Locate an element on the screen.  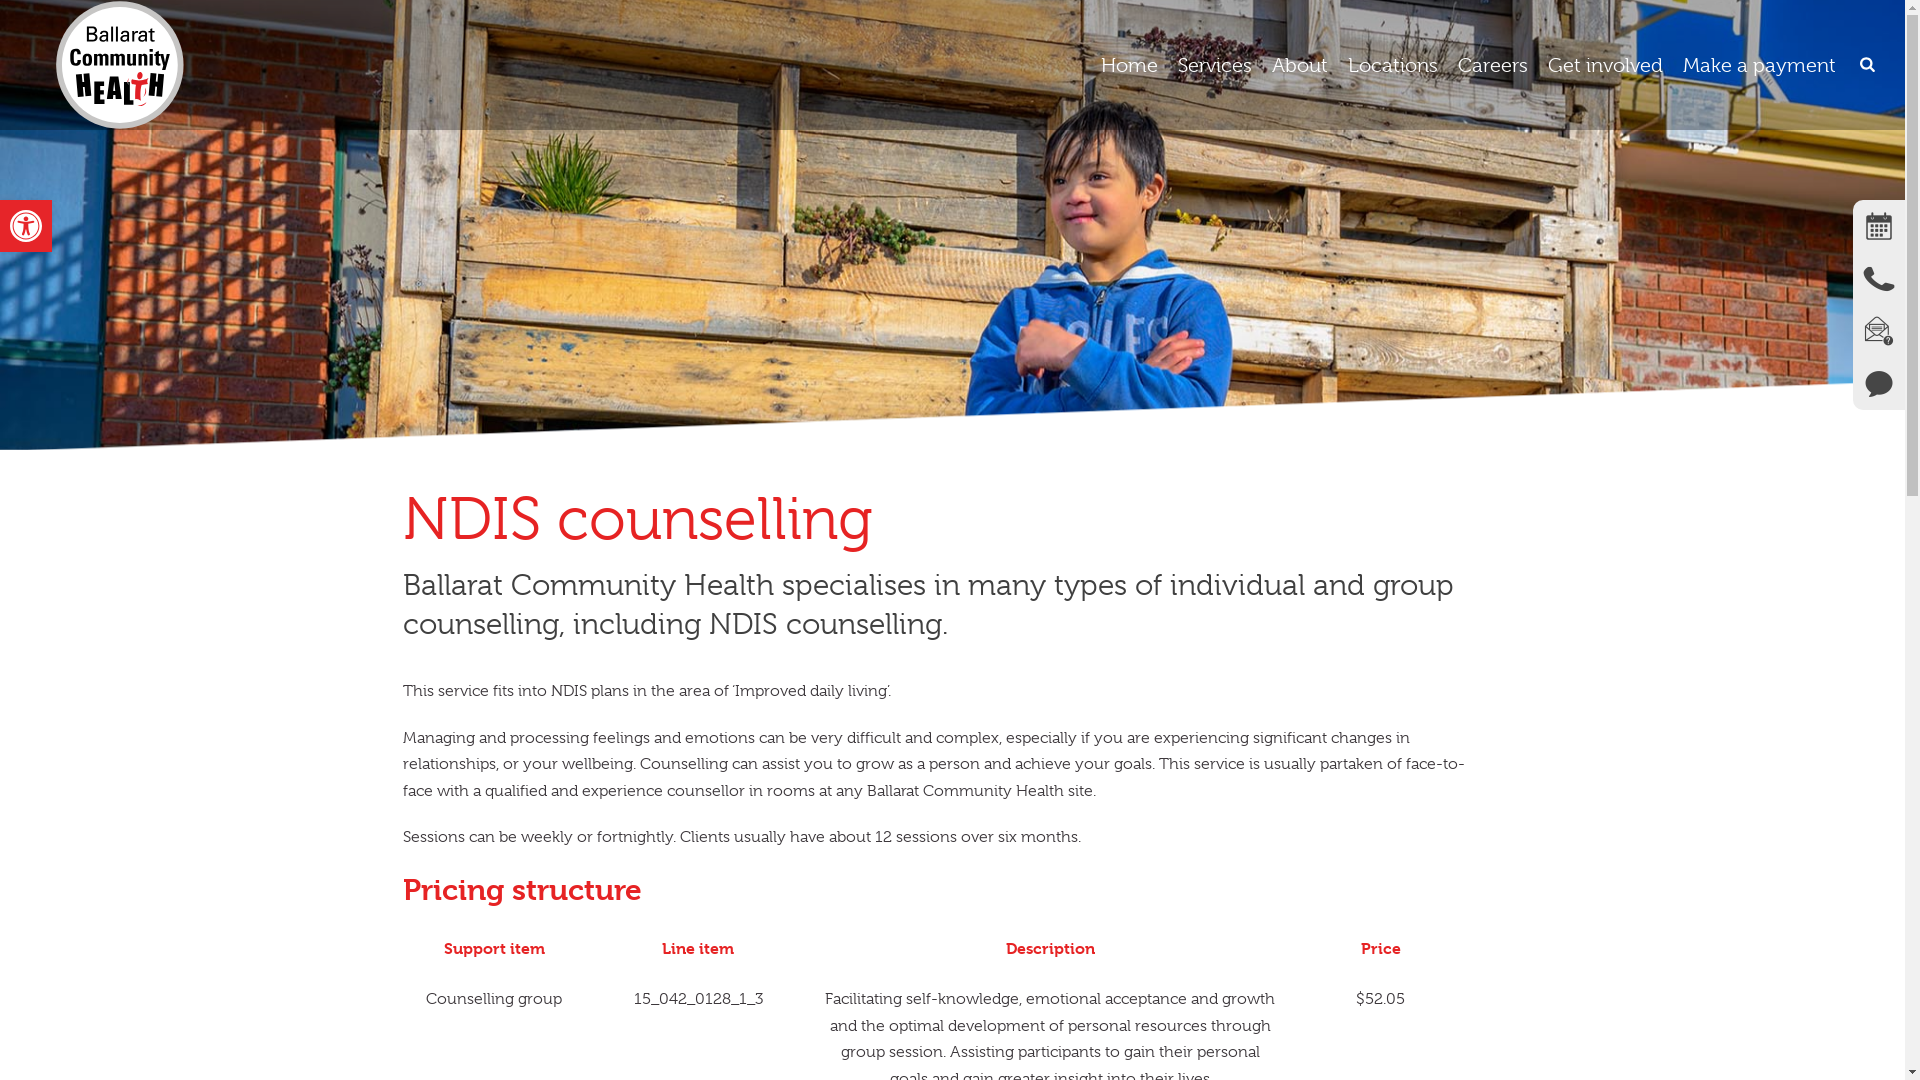
'Locations' is located at coordinates (1391, 64).